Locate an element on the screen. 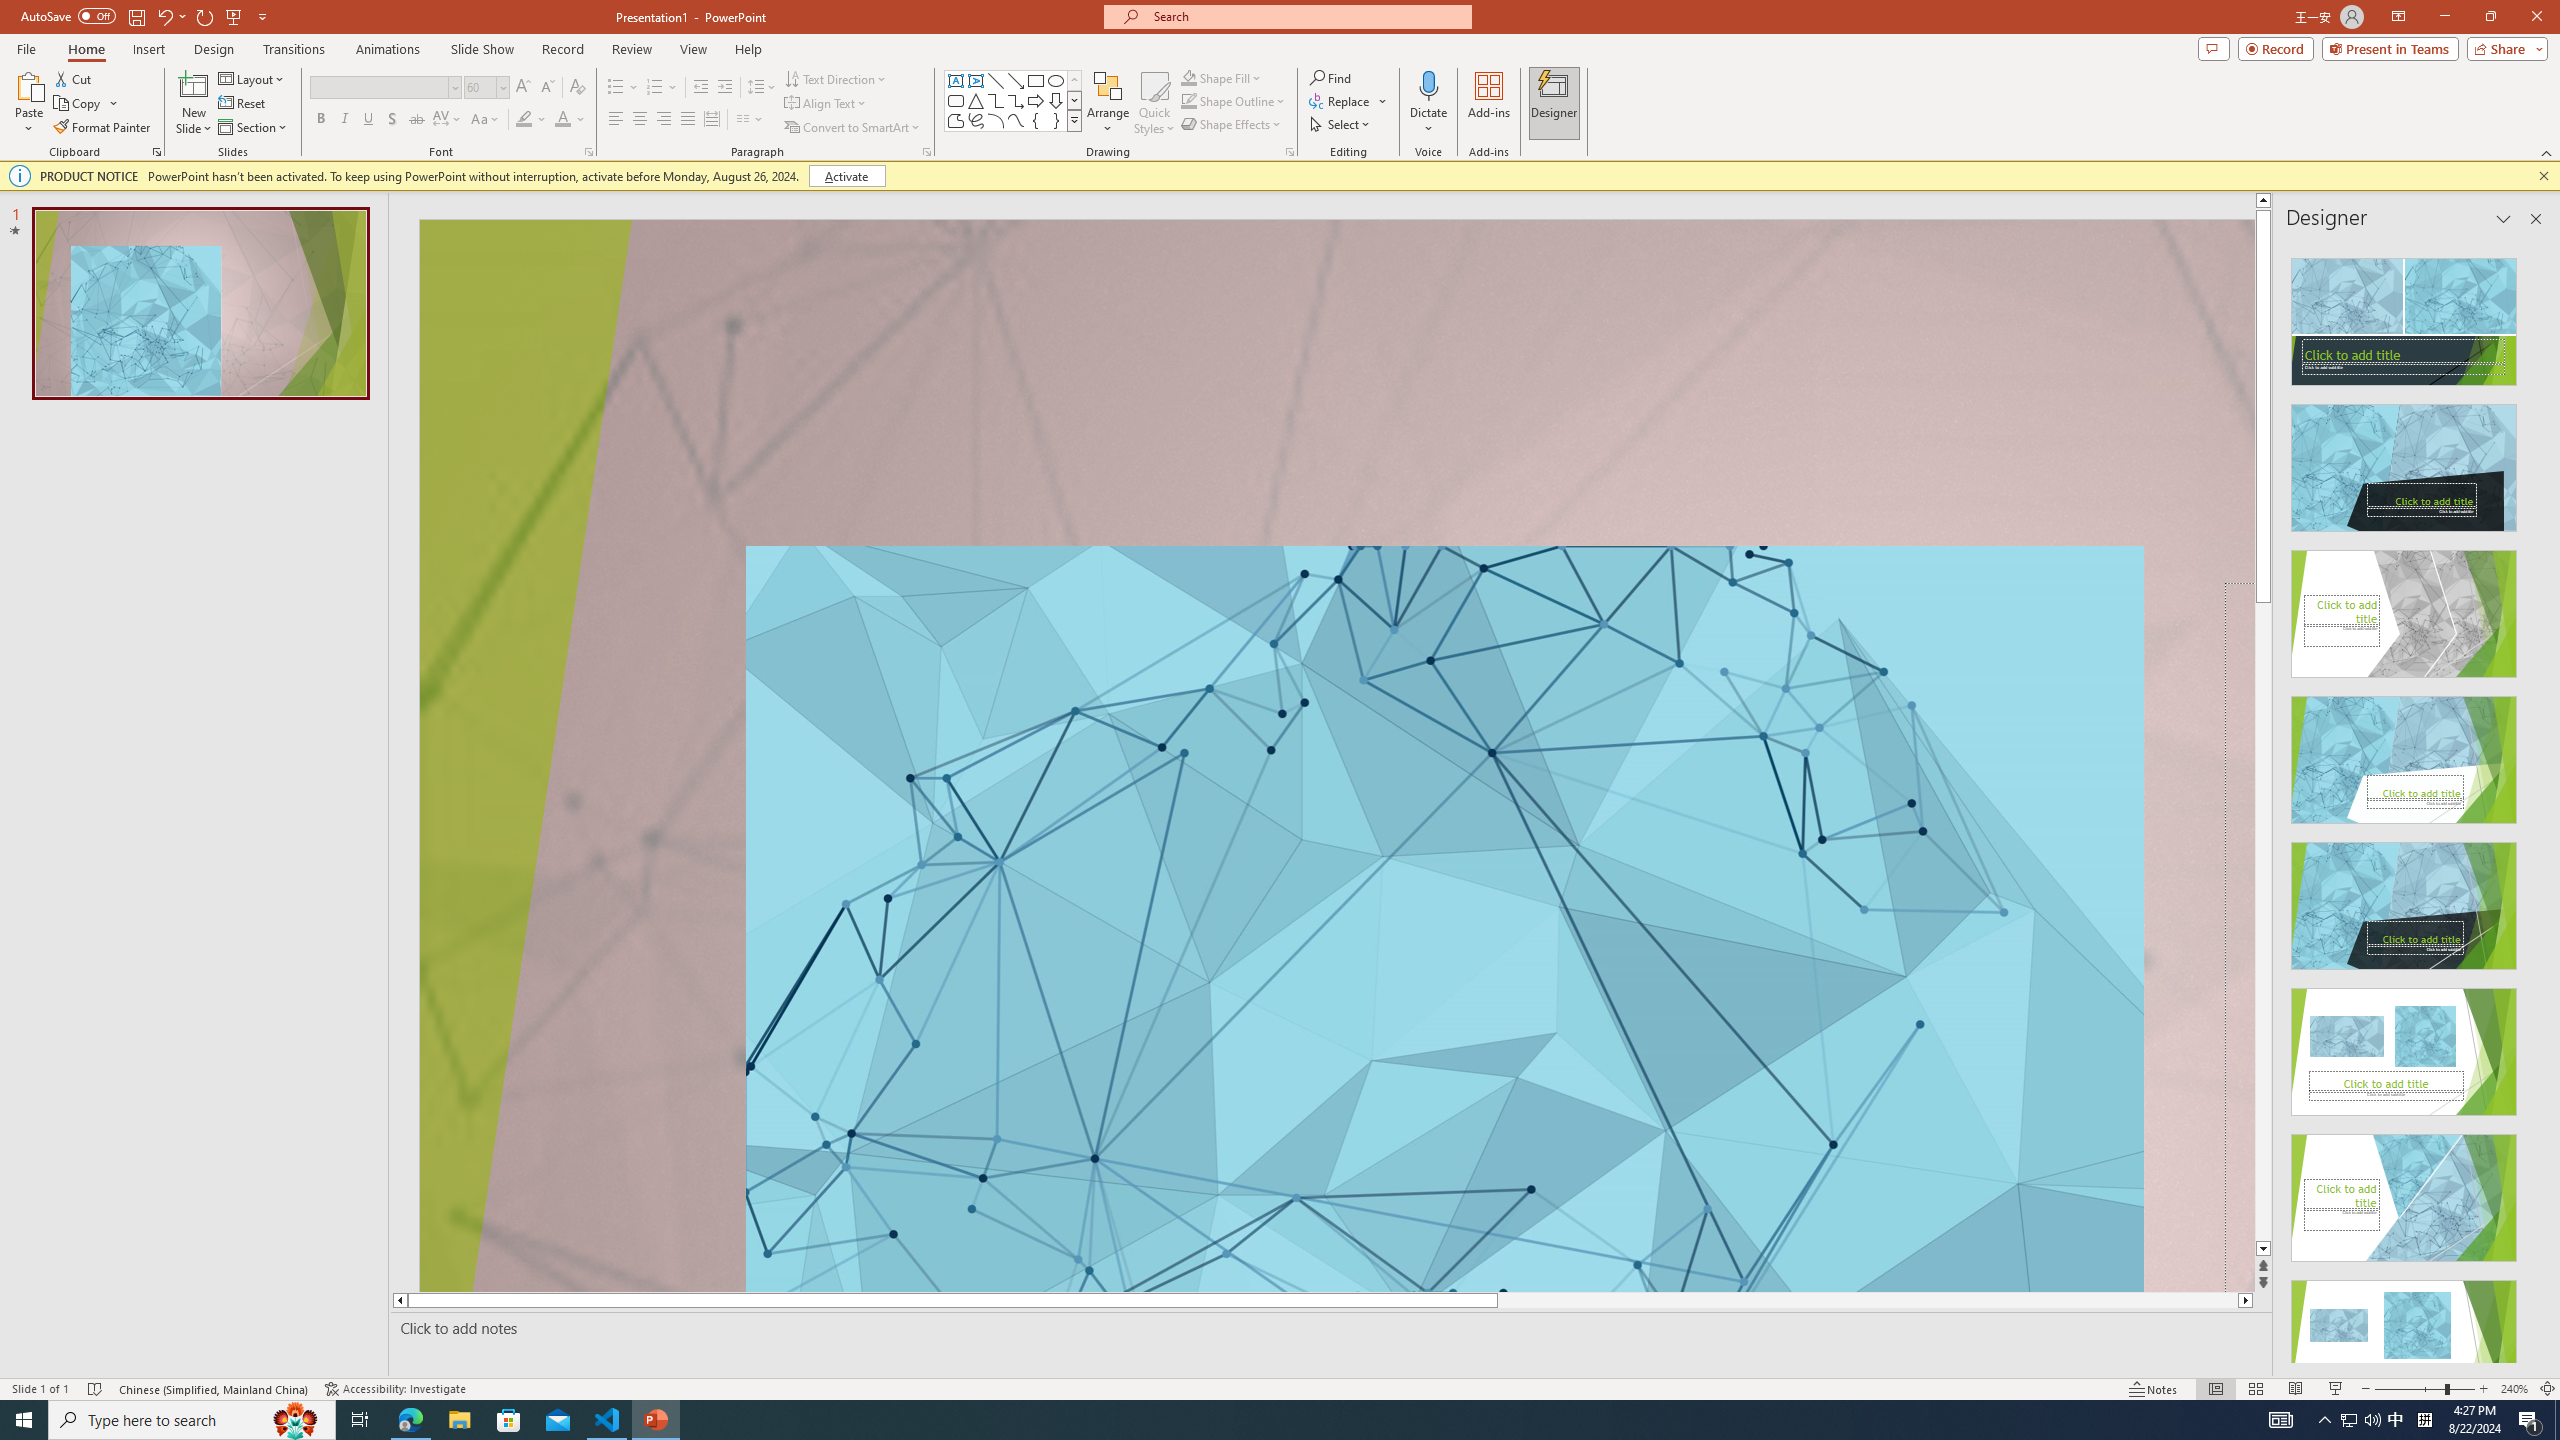 Image resolution: width=2560 pixels, height=1440 pixels. 'Shape Outline Dark Red, Accent 1' is located at coordinates (1189, 99).